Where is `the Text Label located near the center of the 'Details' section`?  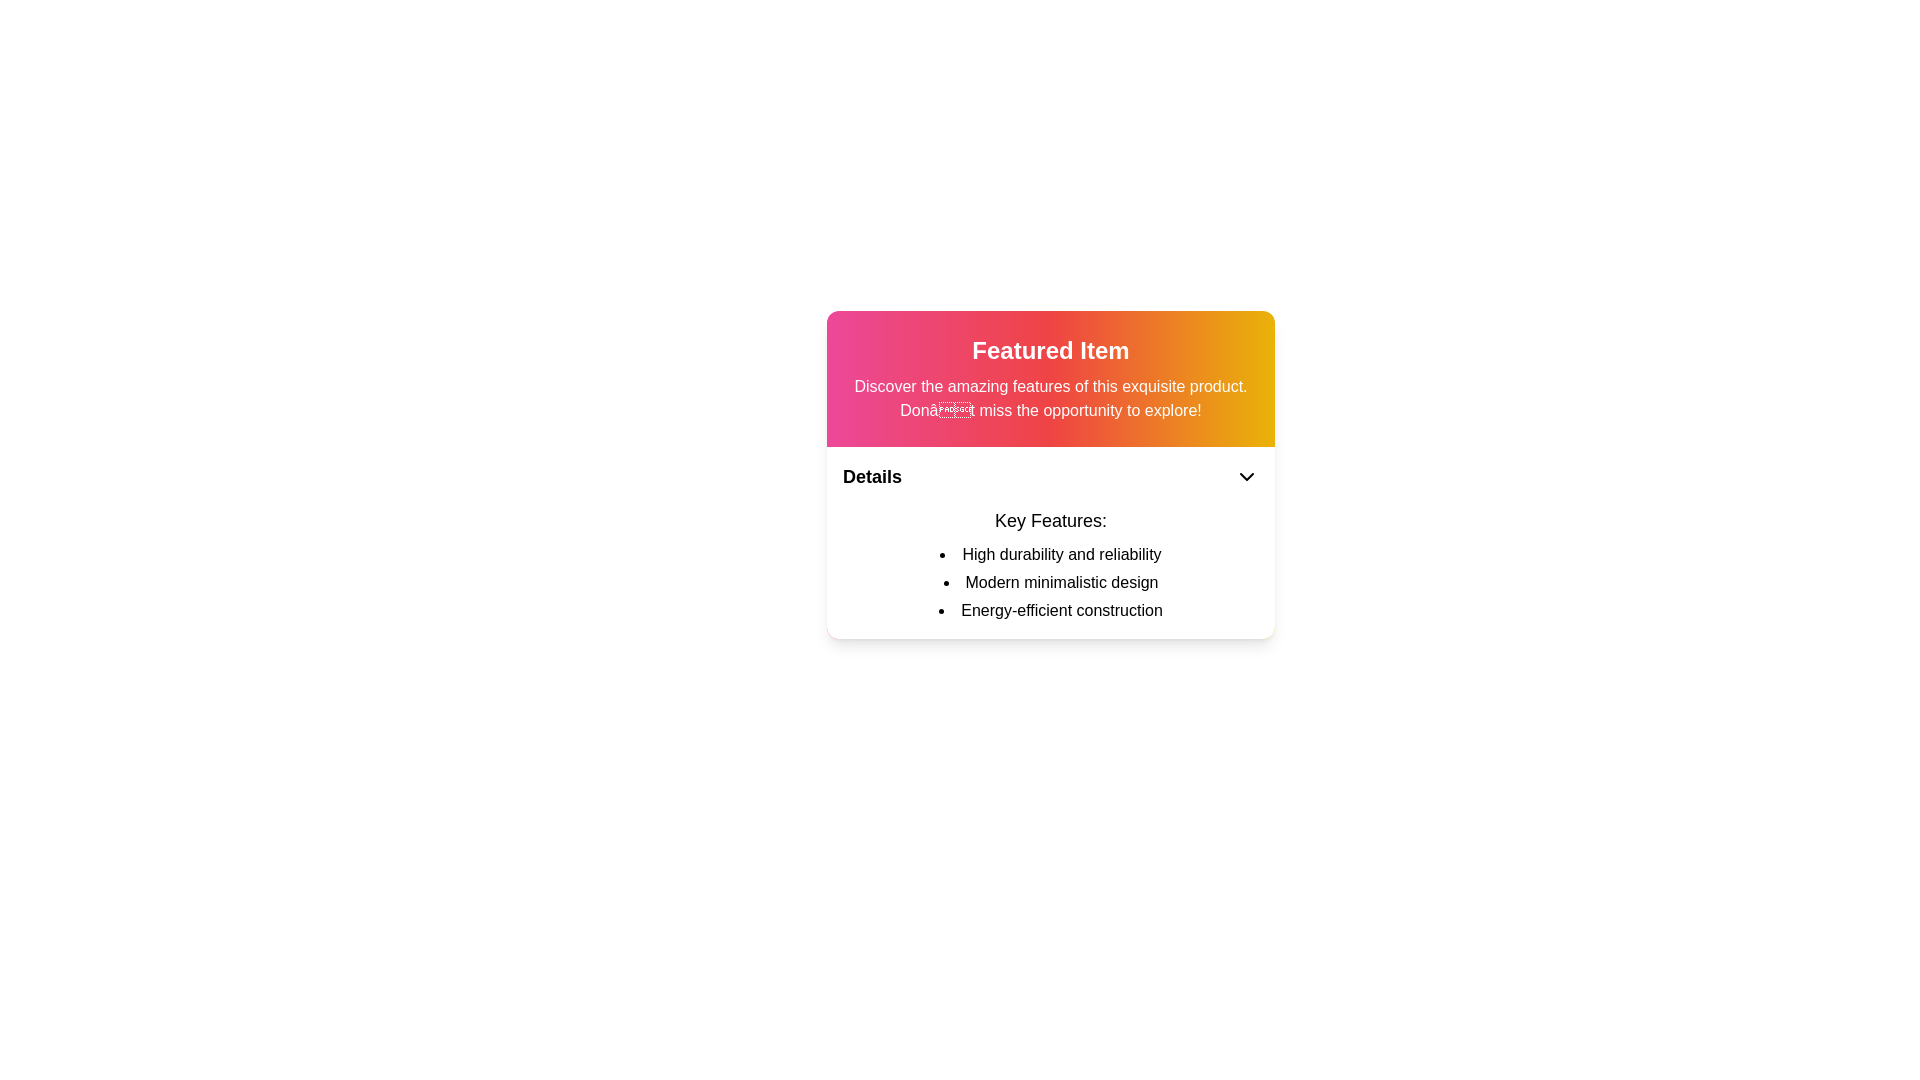 the Text Label located near the center of the 'Details' section is located at coordinates (1050, 519).